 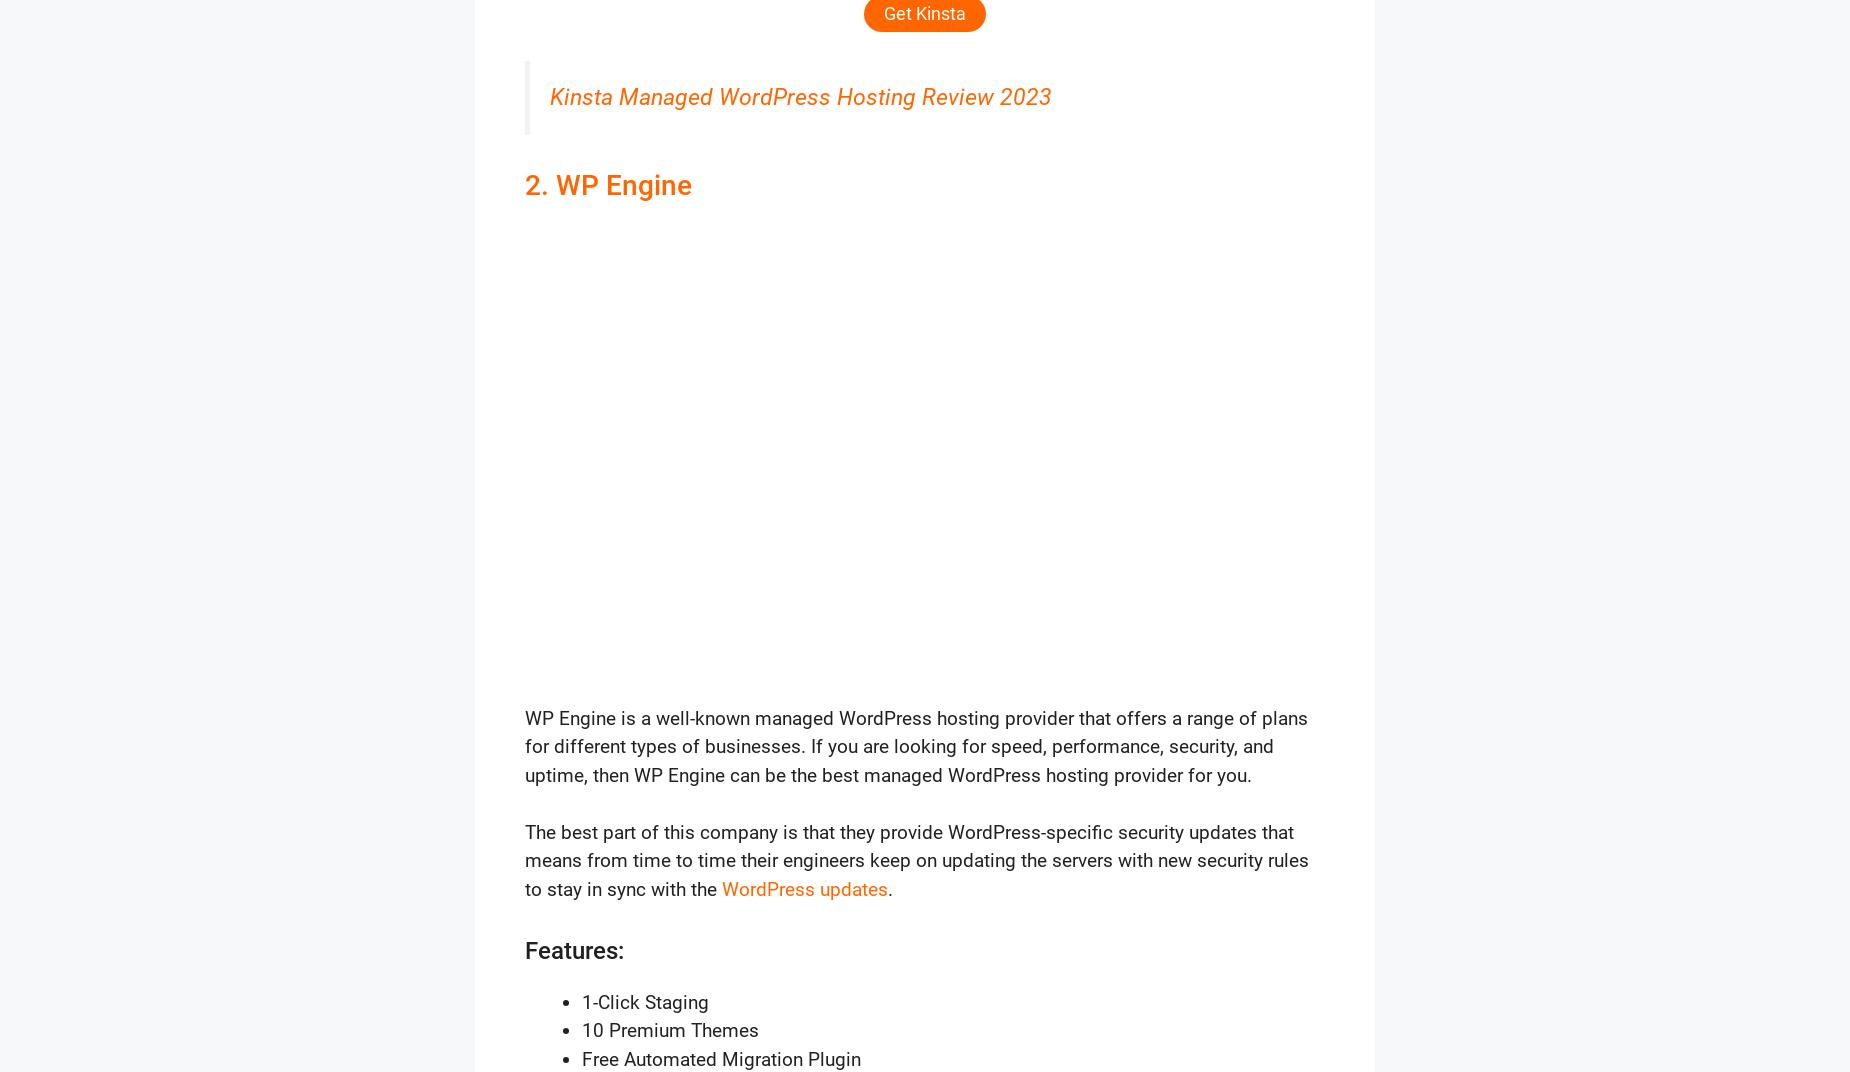 What do you see at coordinates (574, 949) in the screenshot?
I see `'Features:'` at bounding box center [574, 949].